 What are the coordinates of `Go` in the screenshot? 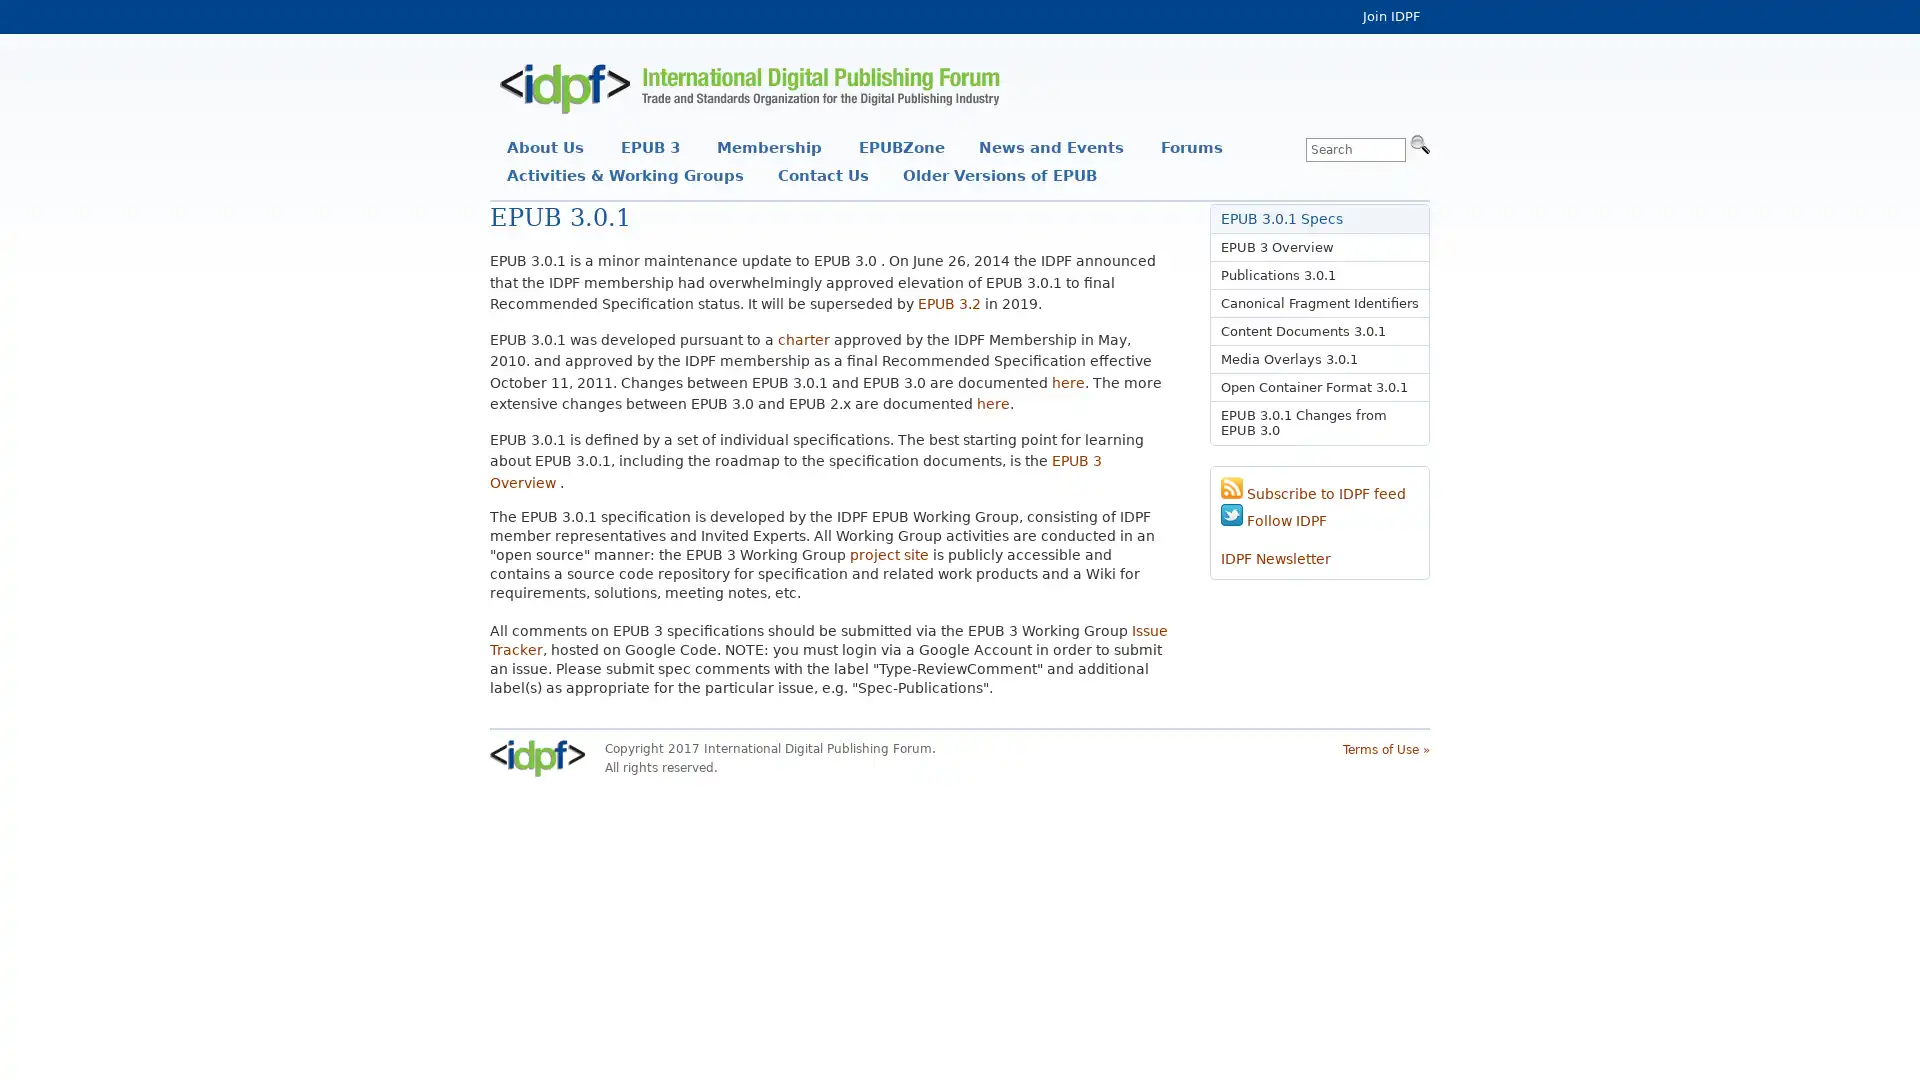 It's located at (1419, 142).